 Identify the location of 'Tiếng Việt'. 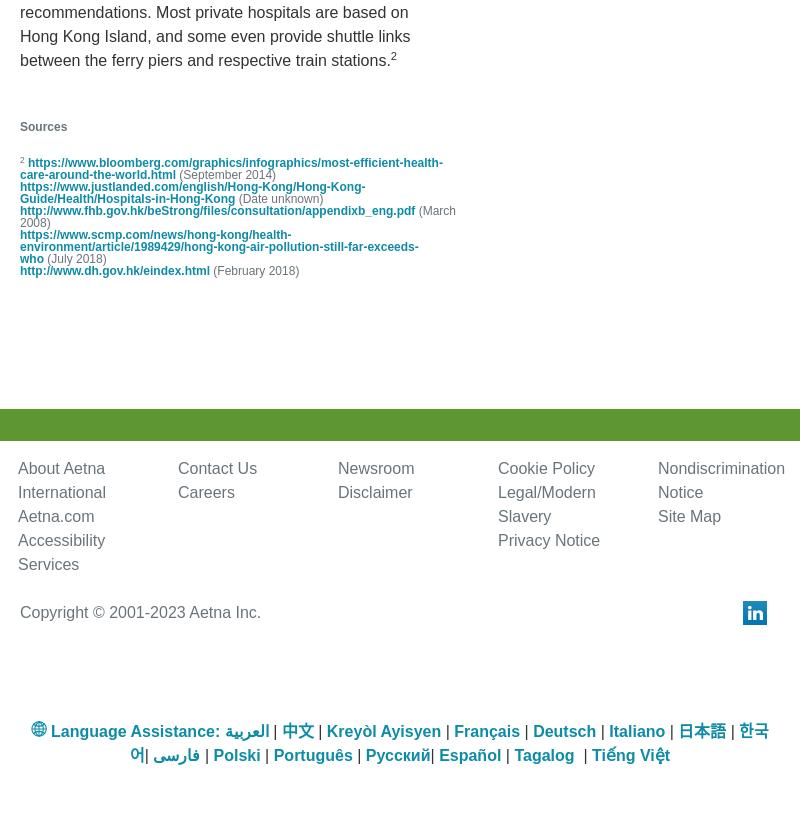
(591, 754).